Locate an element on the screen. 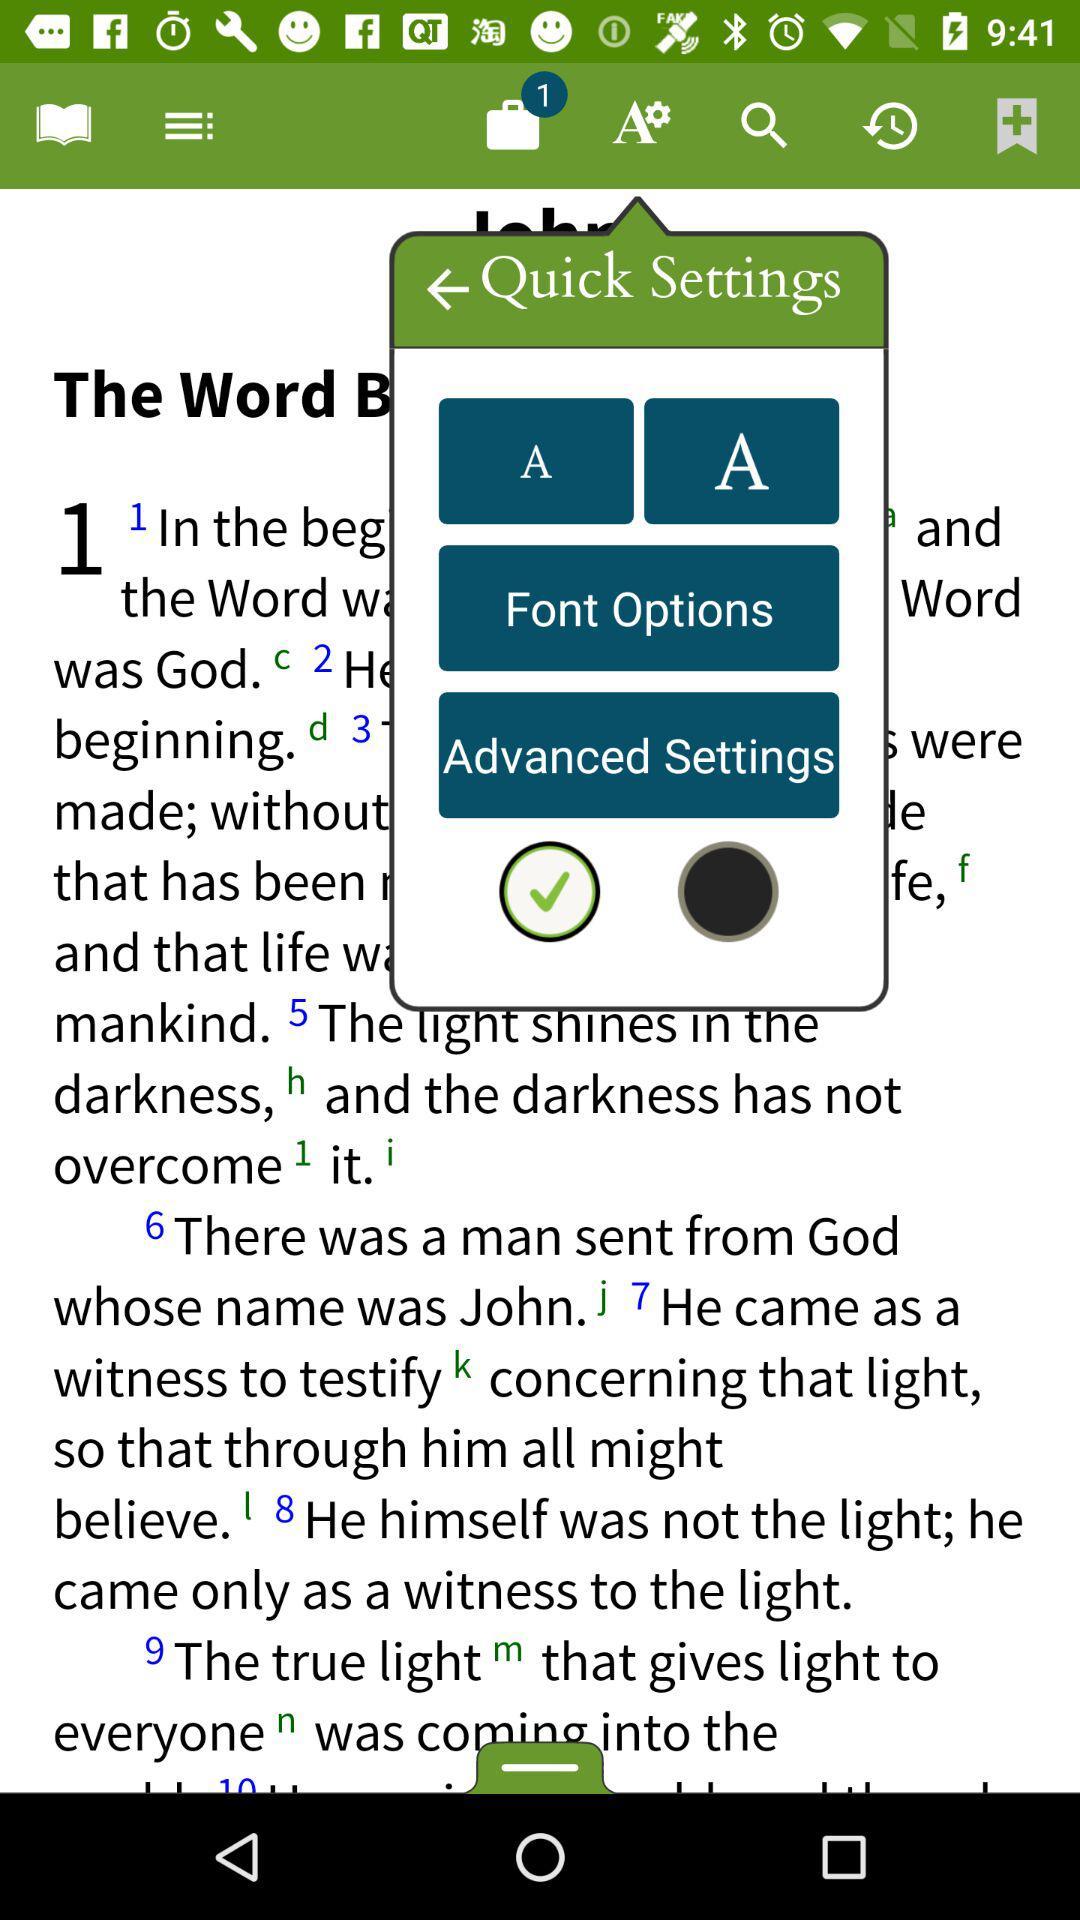 This screenshot has width=1080, height=1920. a bookmark is located at coordinates (61, 124).